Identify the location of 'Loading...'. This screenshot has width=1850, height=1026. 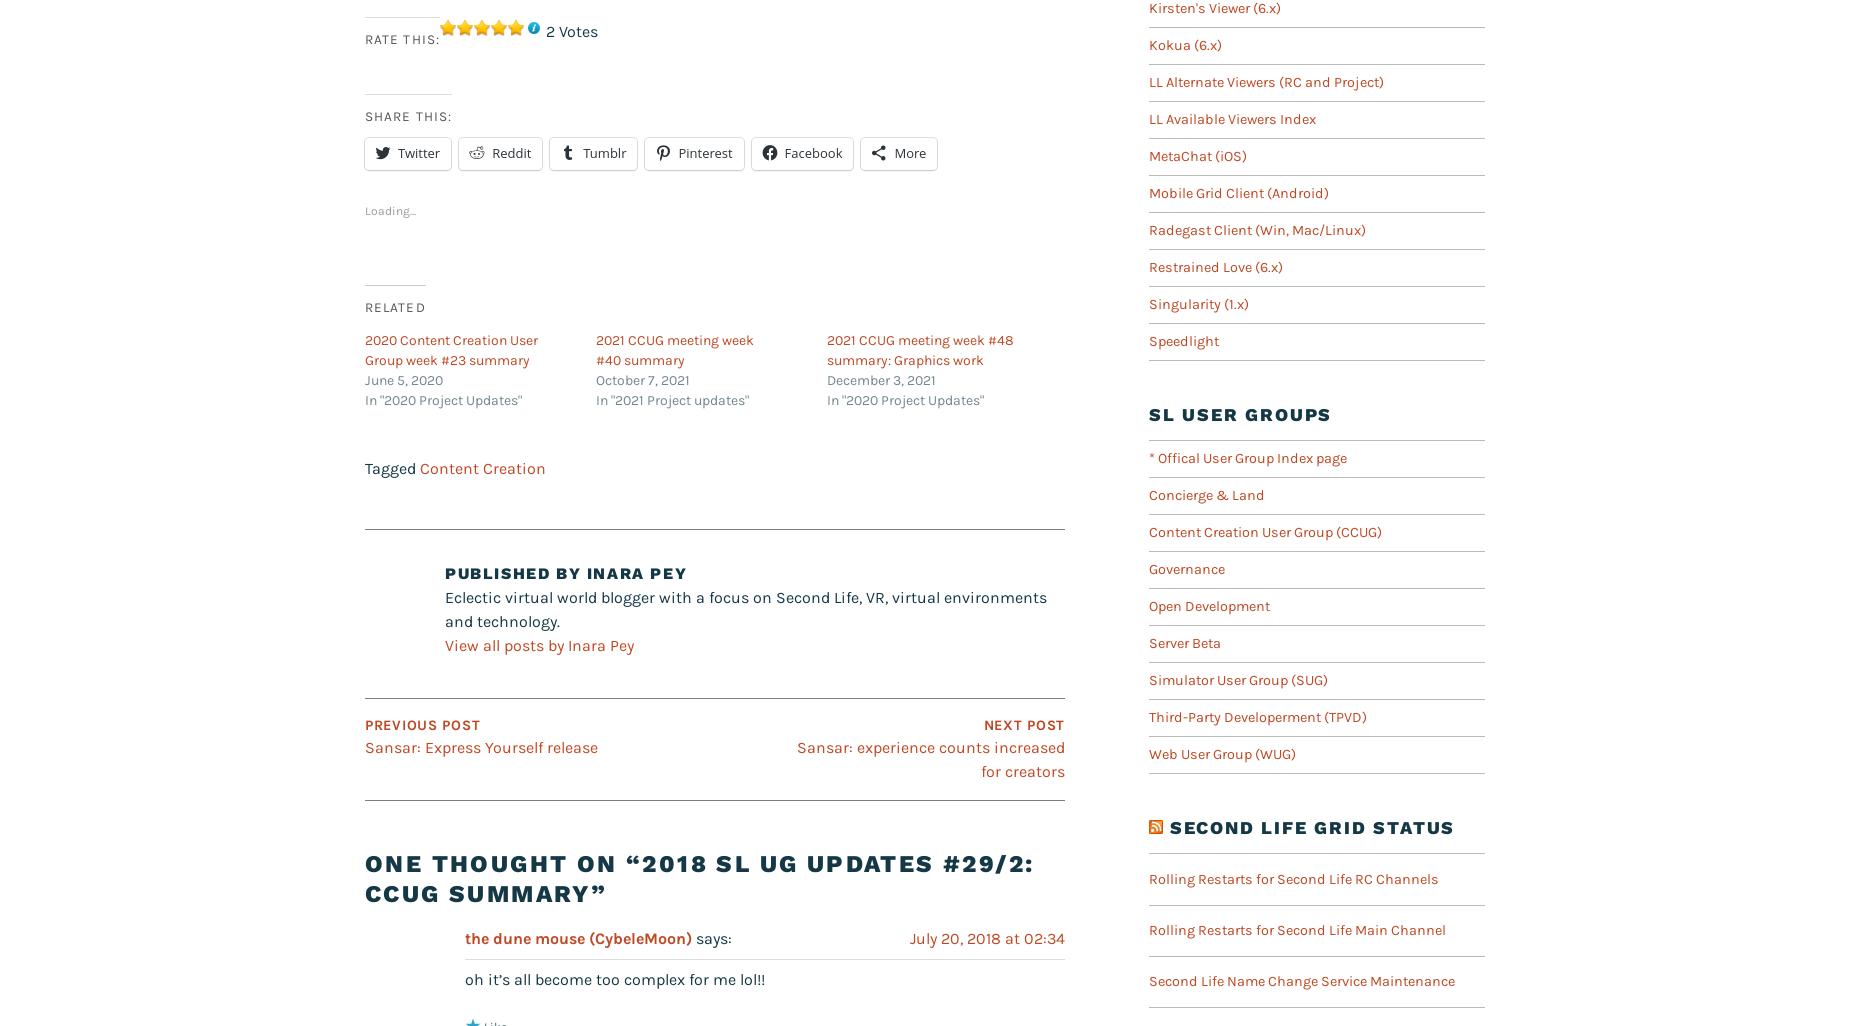
(389, 211).